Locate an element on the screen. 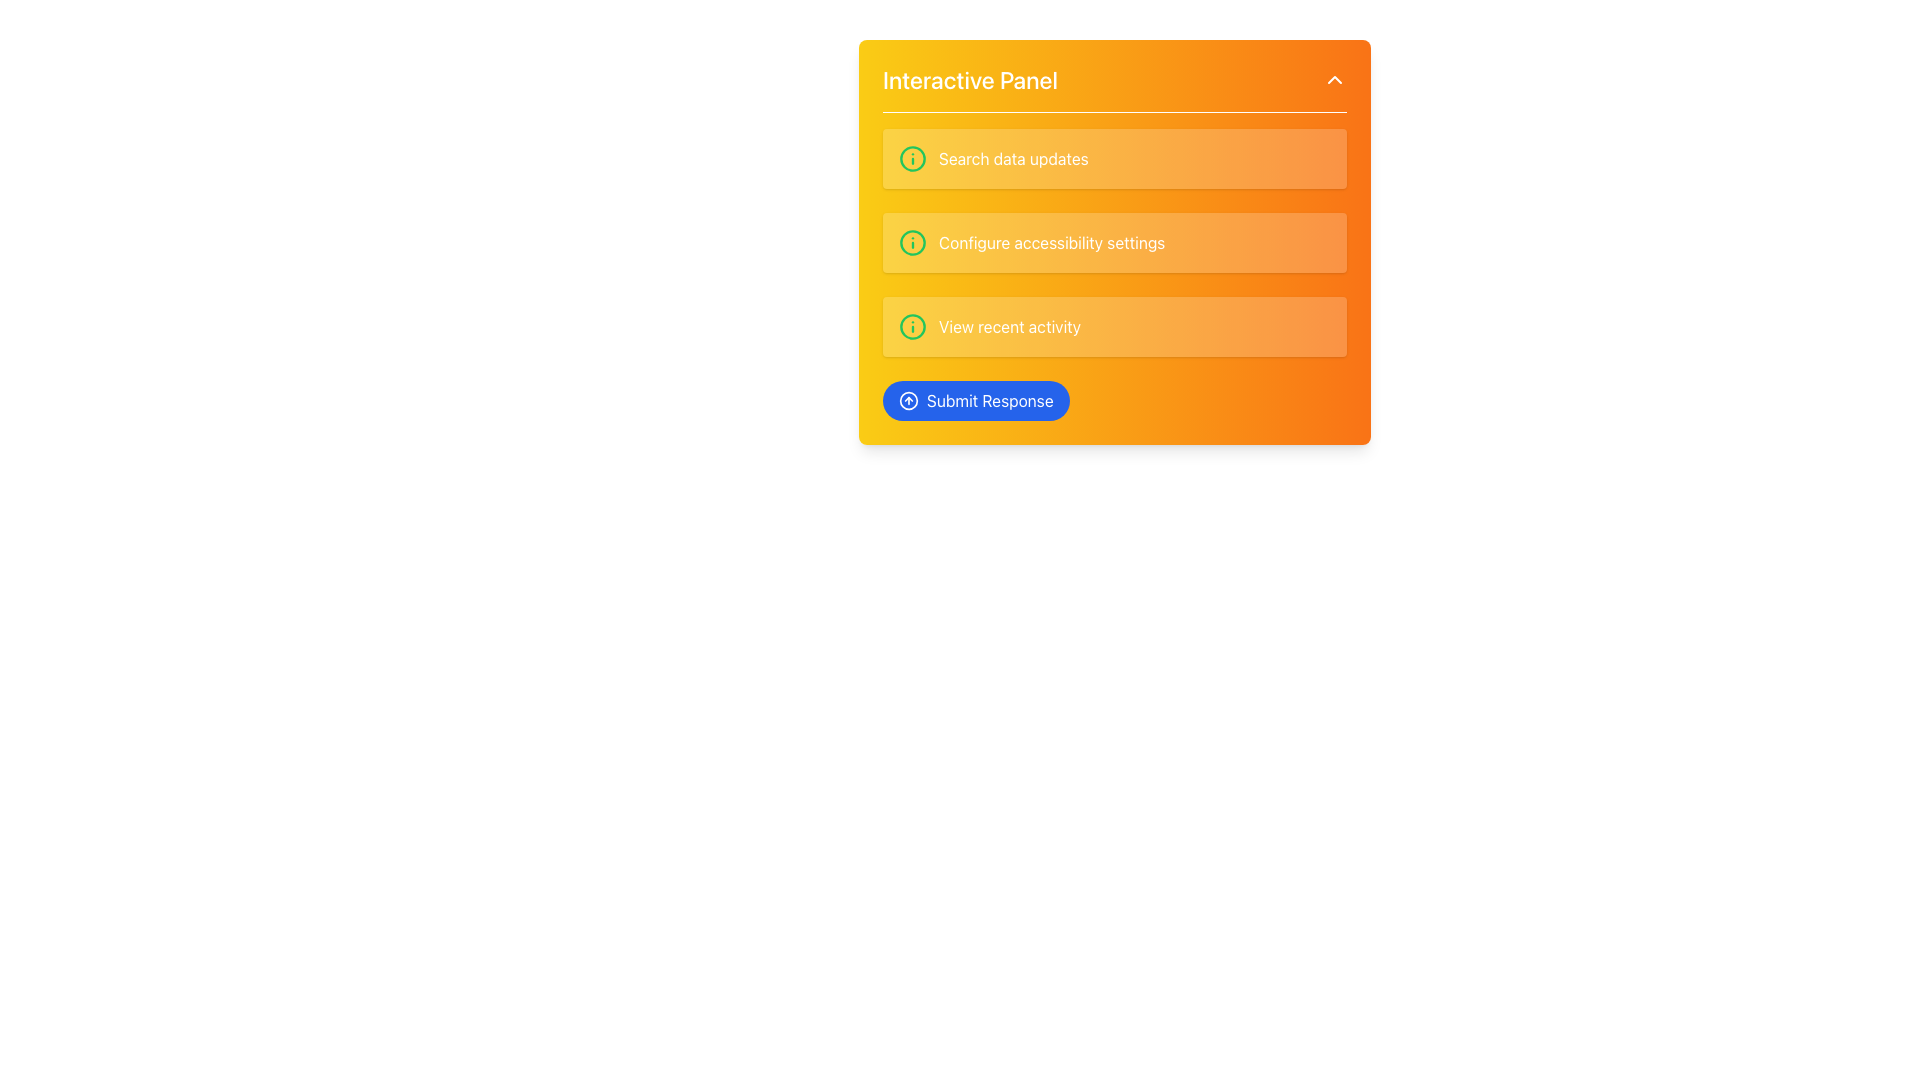  the Static Text Label that conveys the purpose related to 'Search data updates', which is the first entry in a vertically stacked list and aligned centrally next to a green icon is located at coordinates (1013, 157).